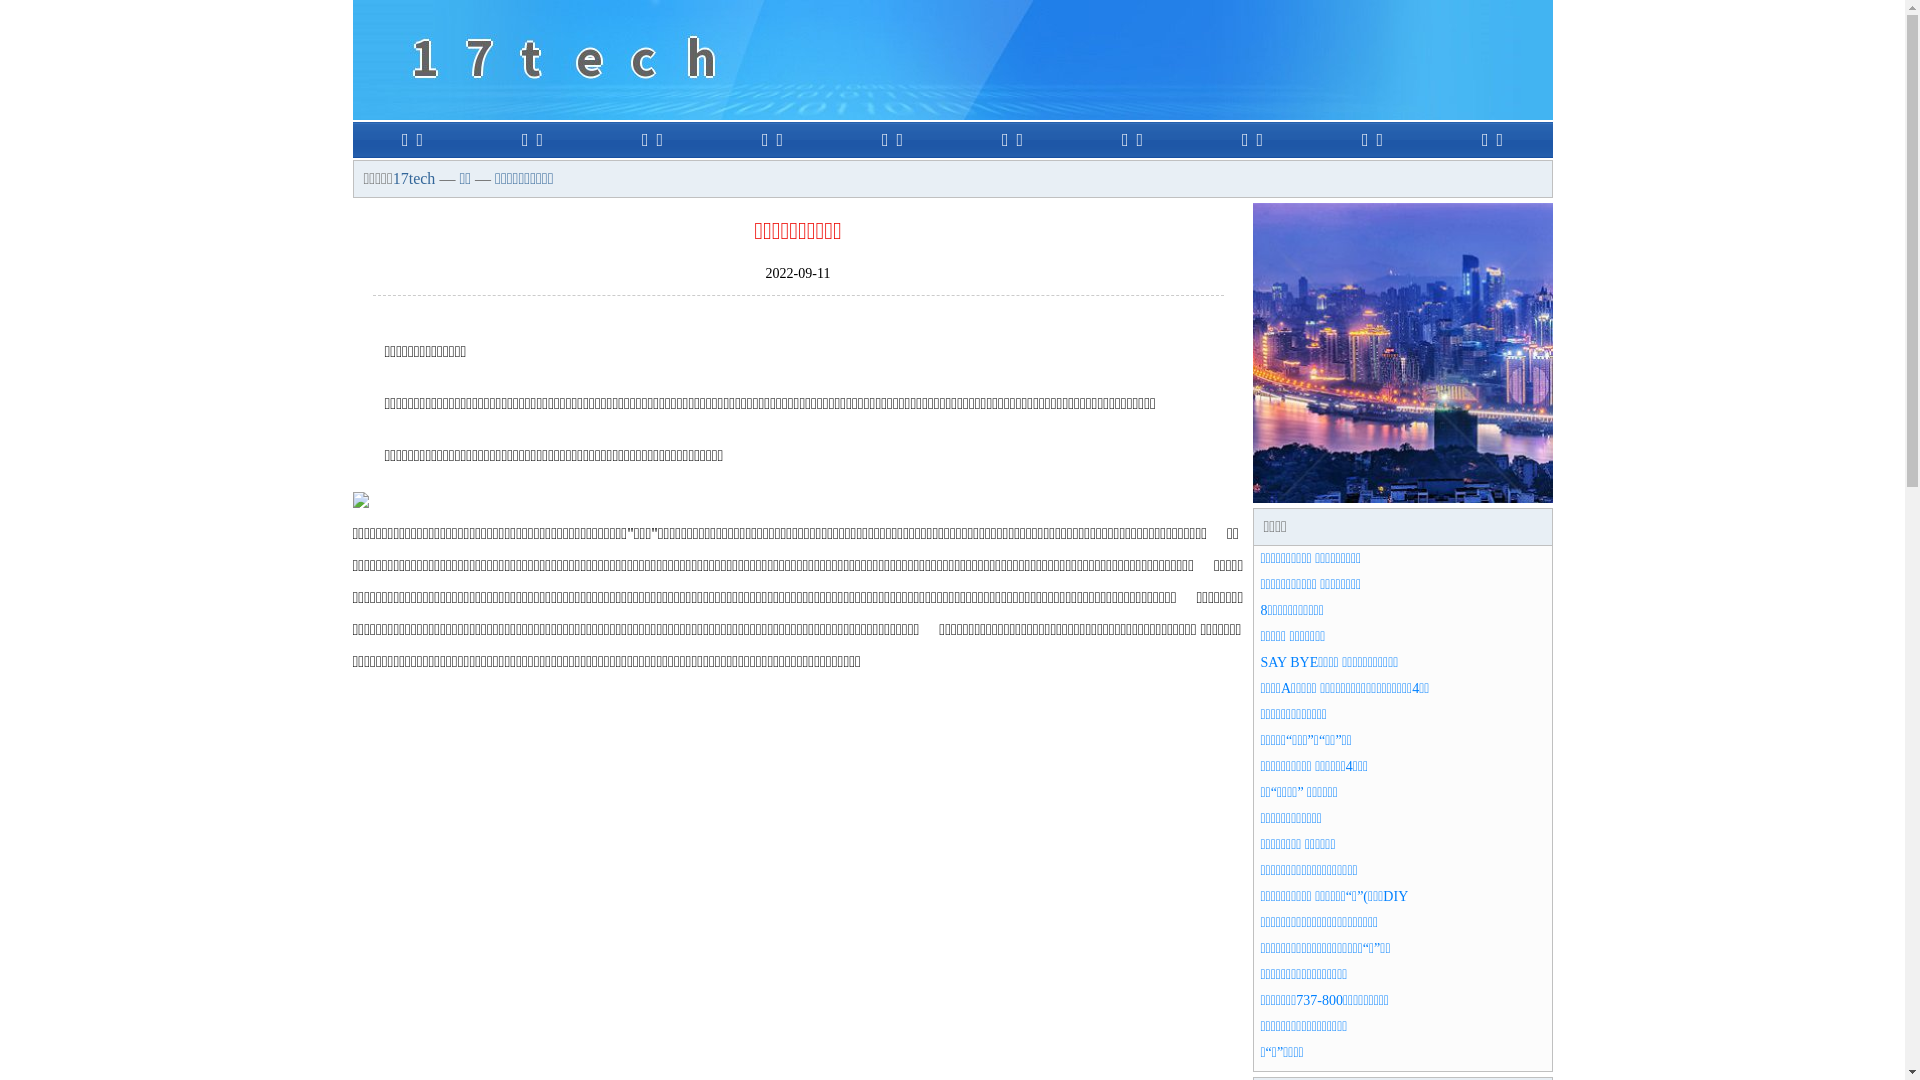 The image size is (1920, 1080). What do you see at coordinates (413, 177) in the screenshot?
I see `'17tech'` at bounding box center [413, 177].